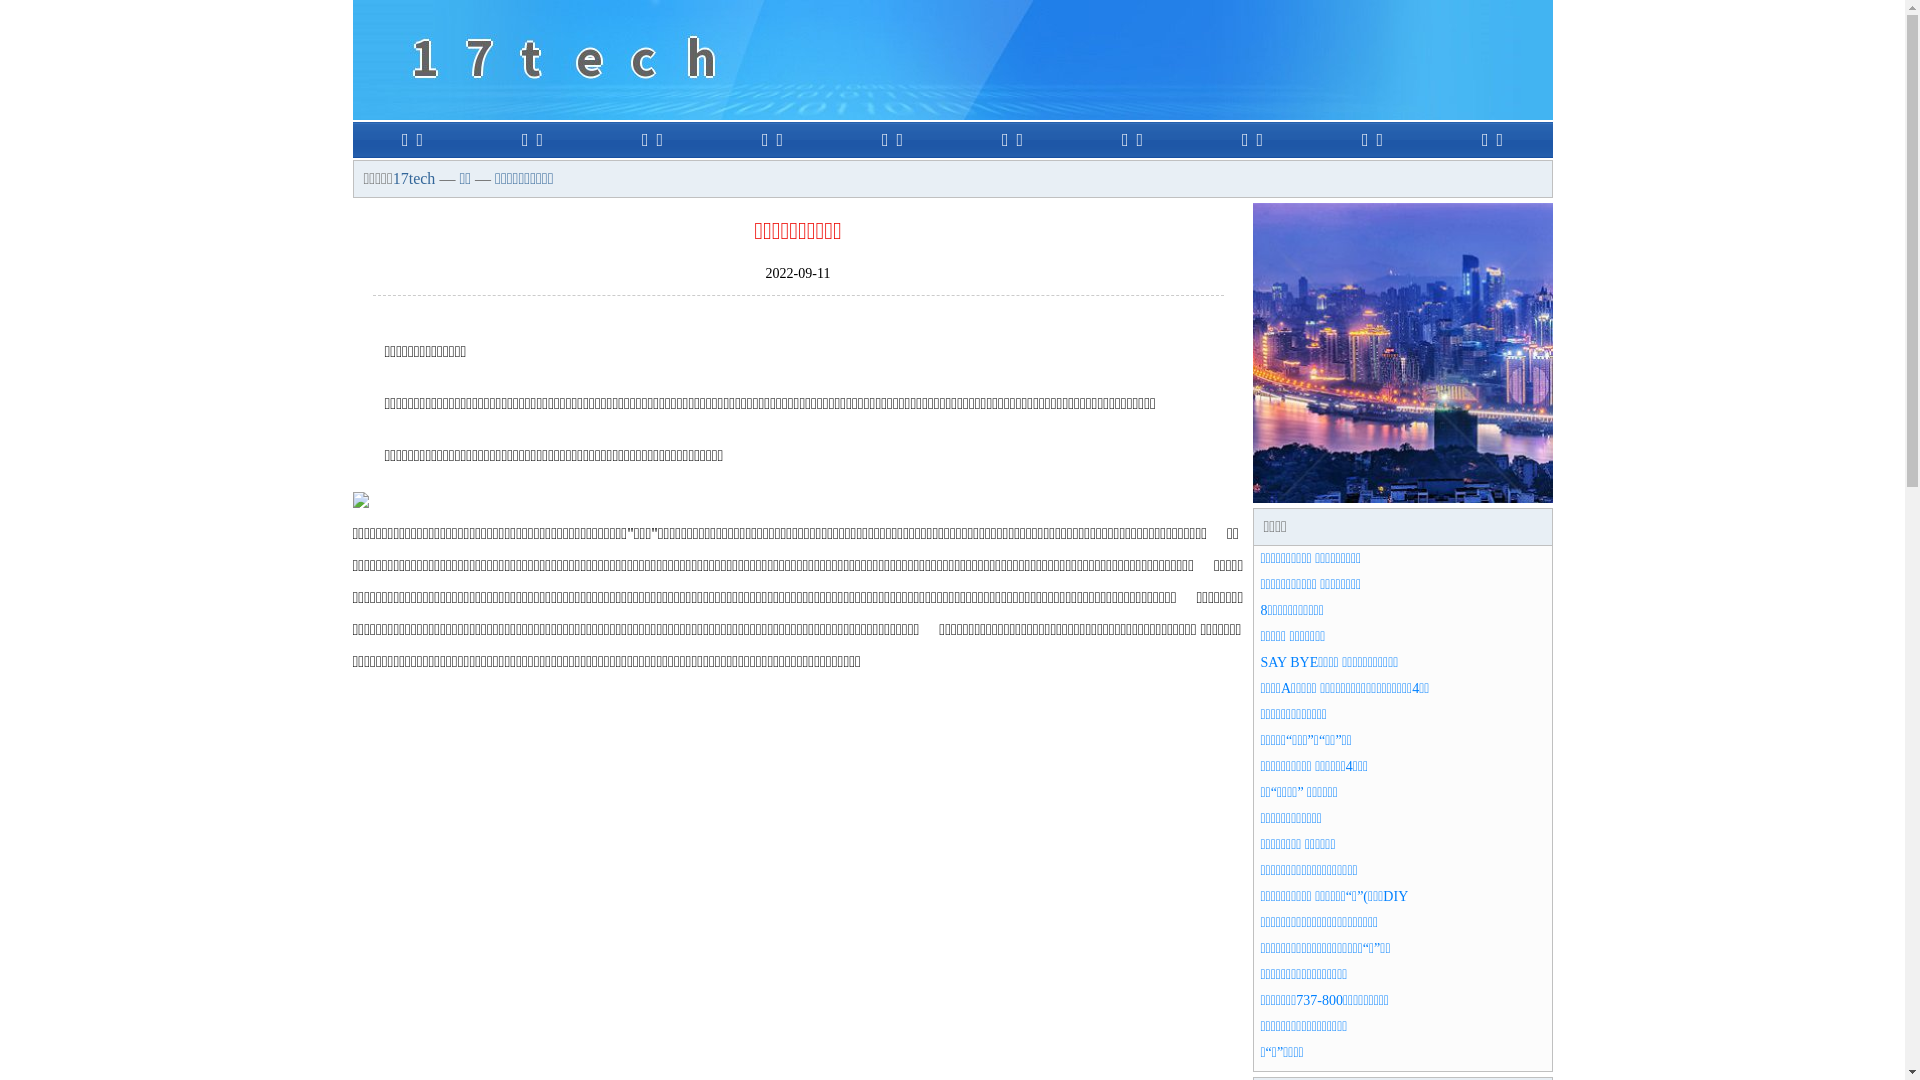 The image size is (1920, 1080). What do you see at coordinates (413, 177) in the screenshot?
I see `'17tech'` at bounding box center [413, 177].